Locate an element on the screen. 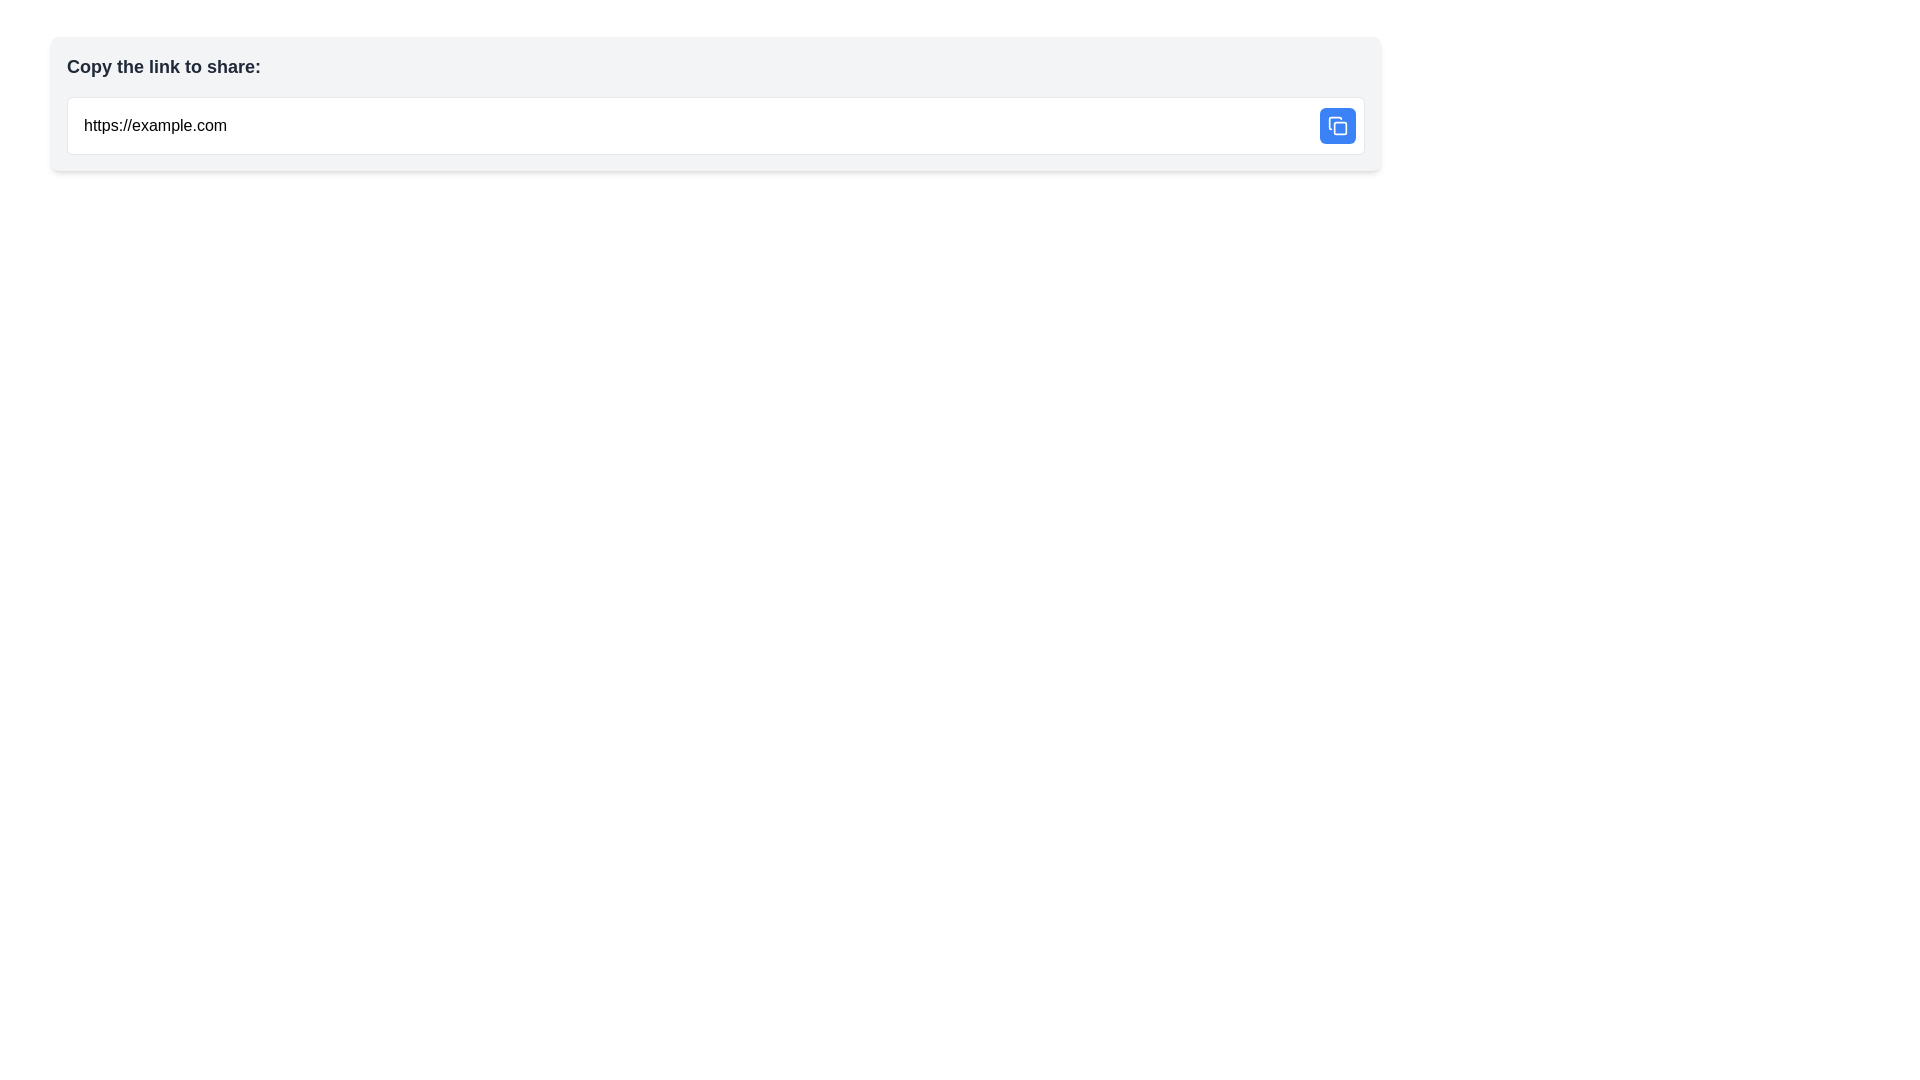 The image size is (1920, 1080). the small white icon depicting two overlapping rectangles, which is part of a button located at the far-right end of a horizontal text input field is located at coordinates (1338, 126).